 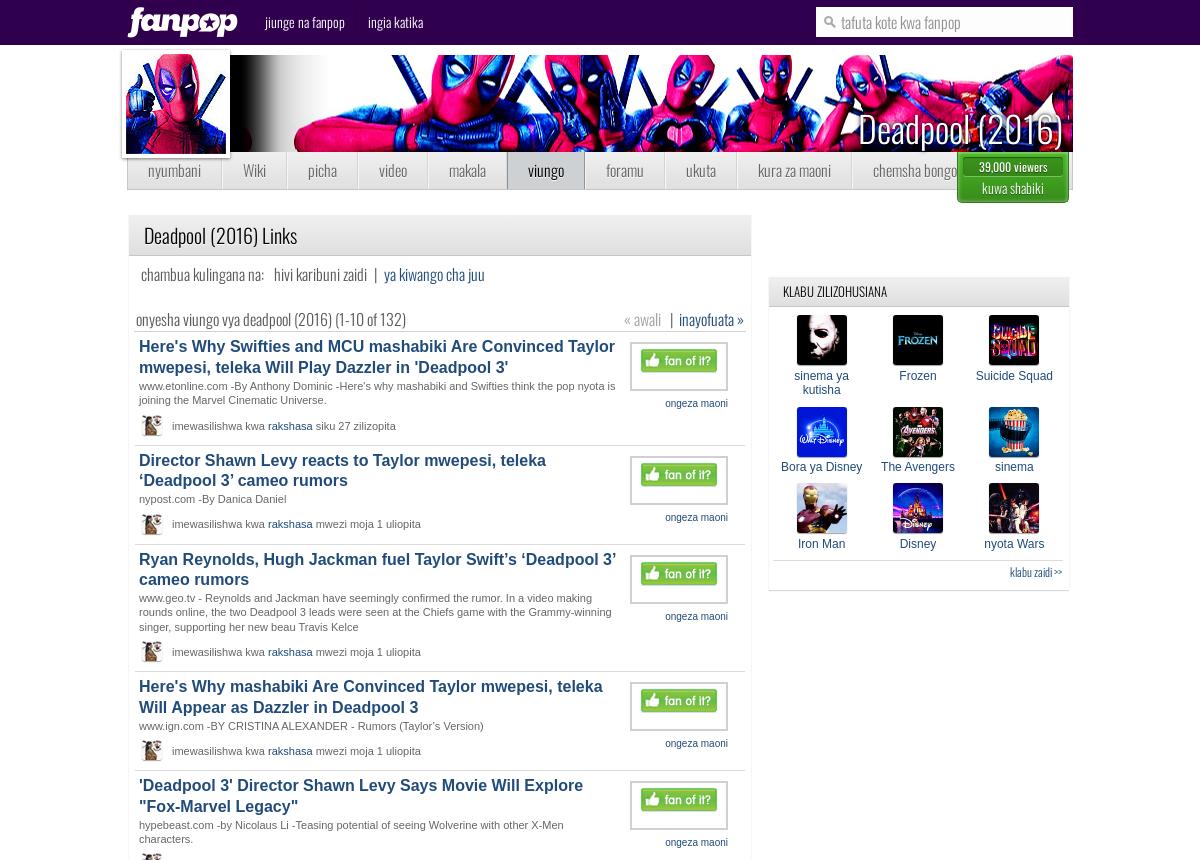 I want to click on 'inayofuata »', so click(x=711, y=317).